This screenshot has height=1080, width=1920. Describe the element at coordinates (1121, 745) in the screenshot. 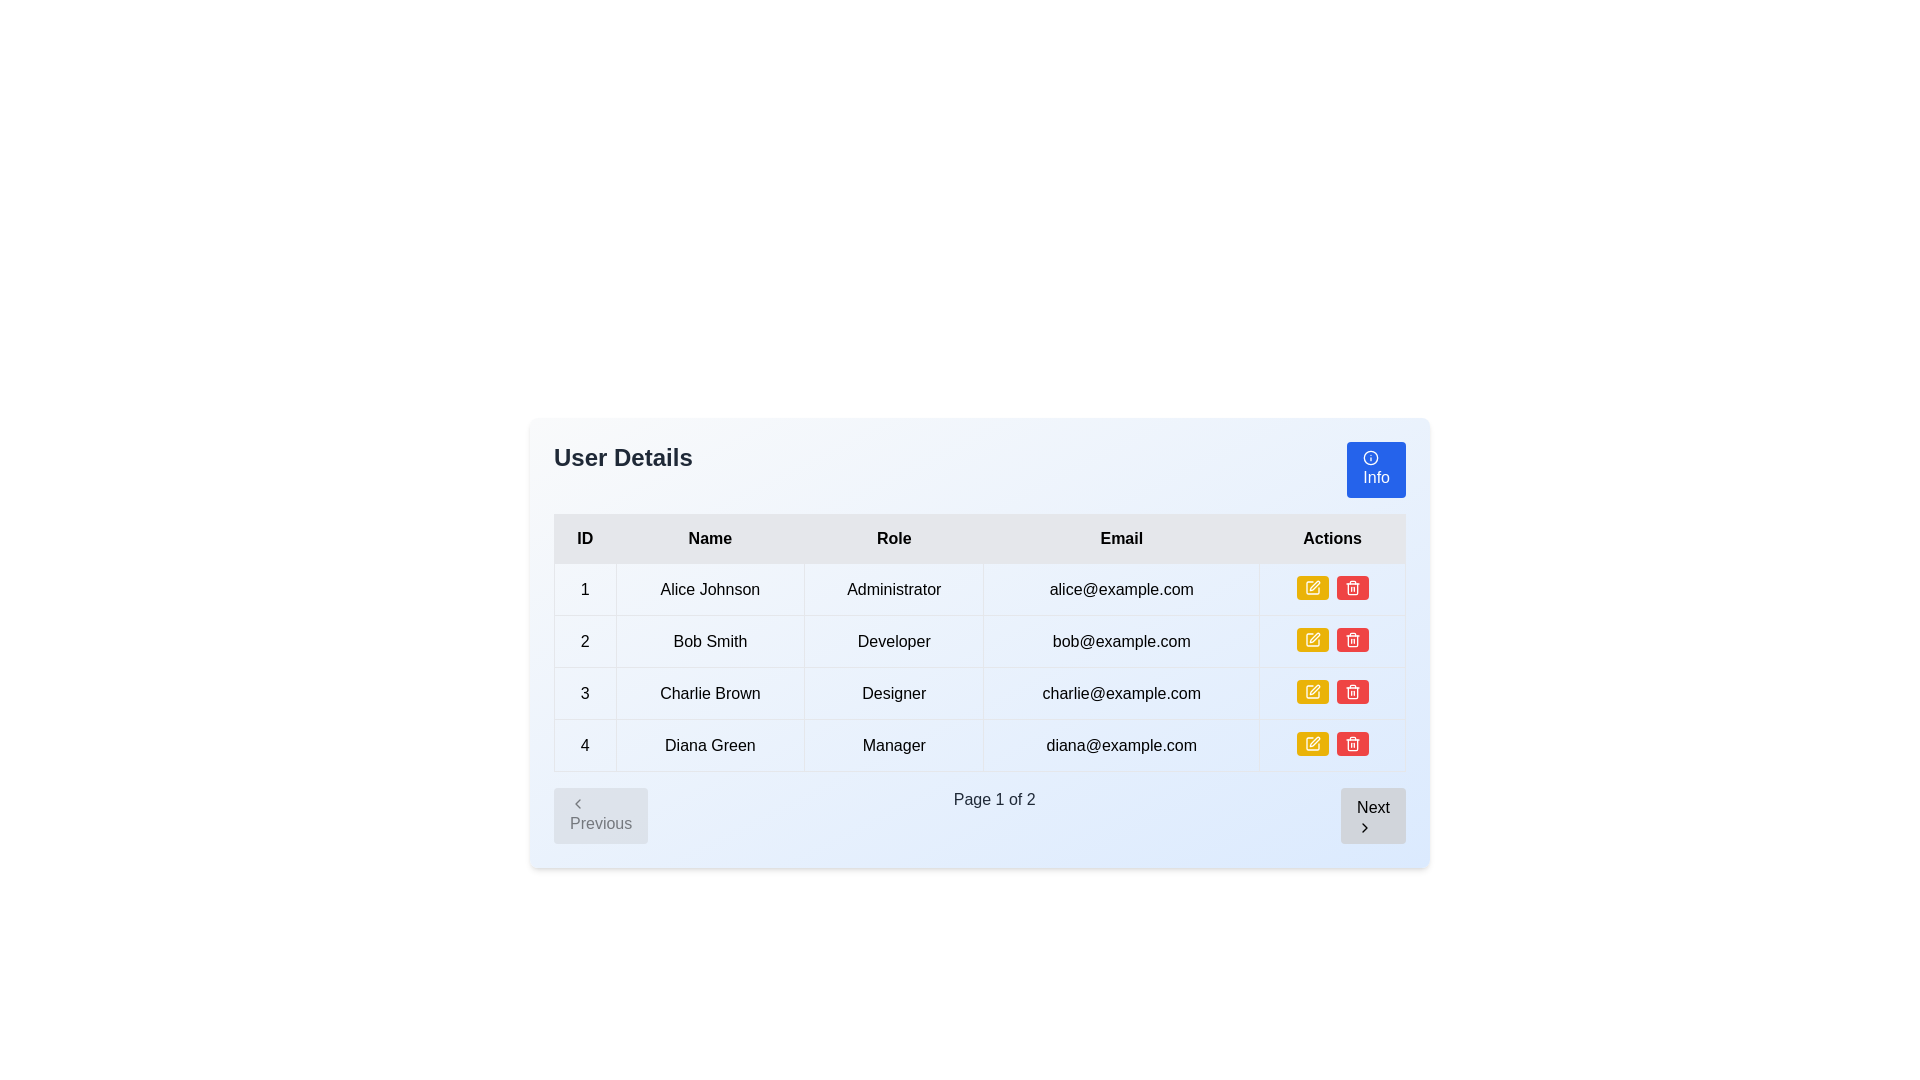

I see `the static text displaying the email address of user 'Diana Green' located in the 'Email' column of the fourth row in the table` at that location.